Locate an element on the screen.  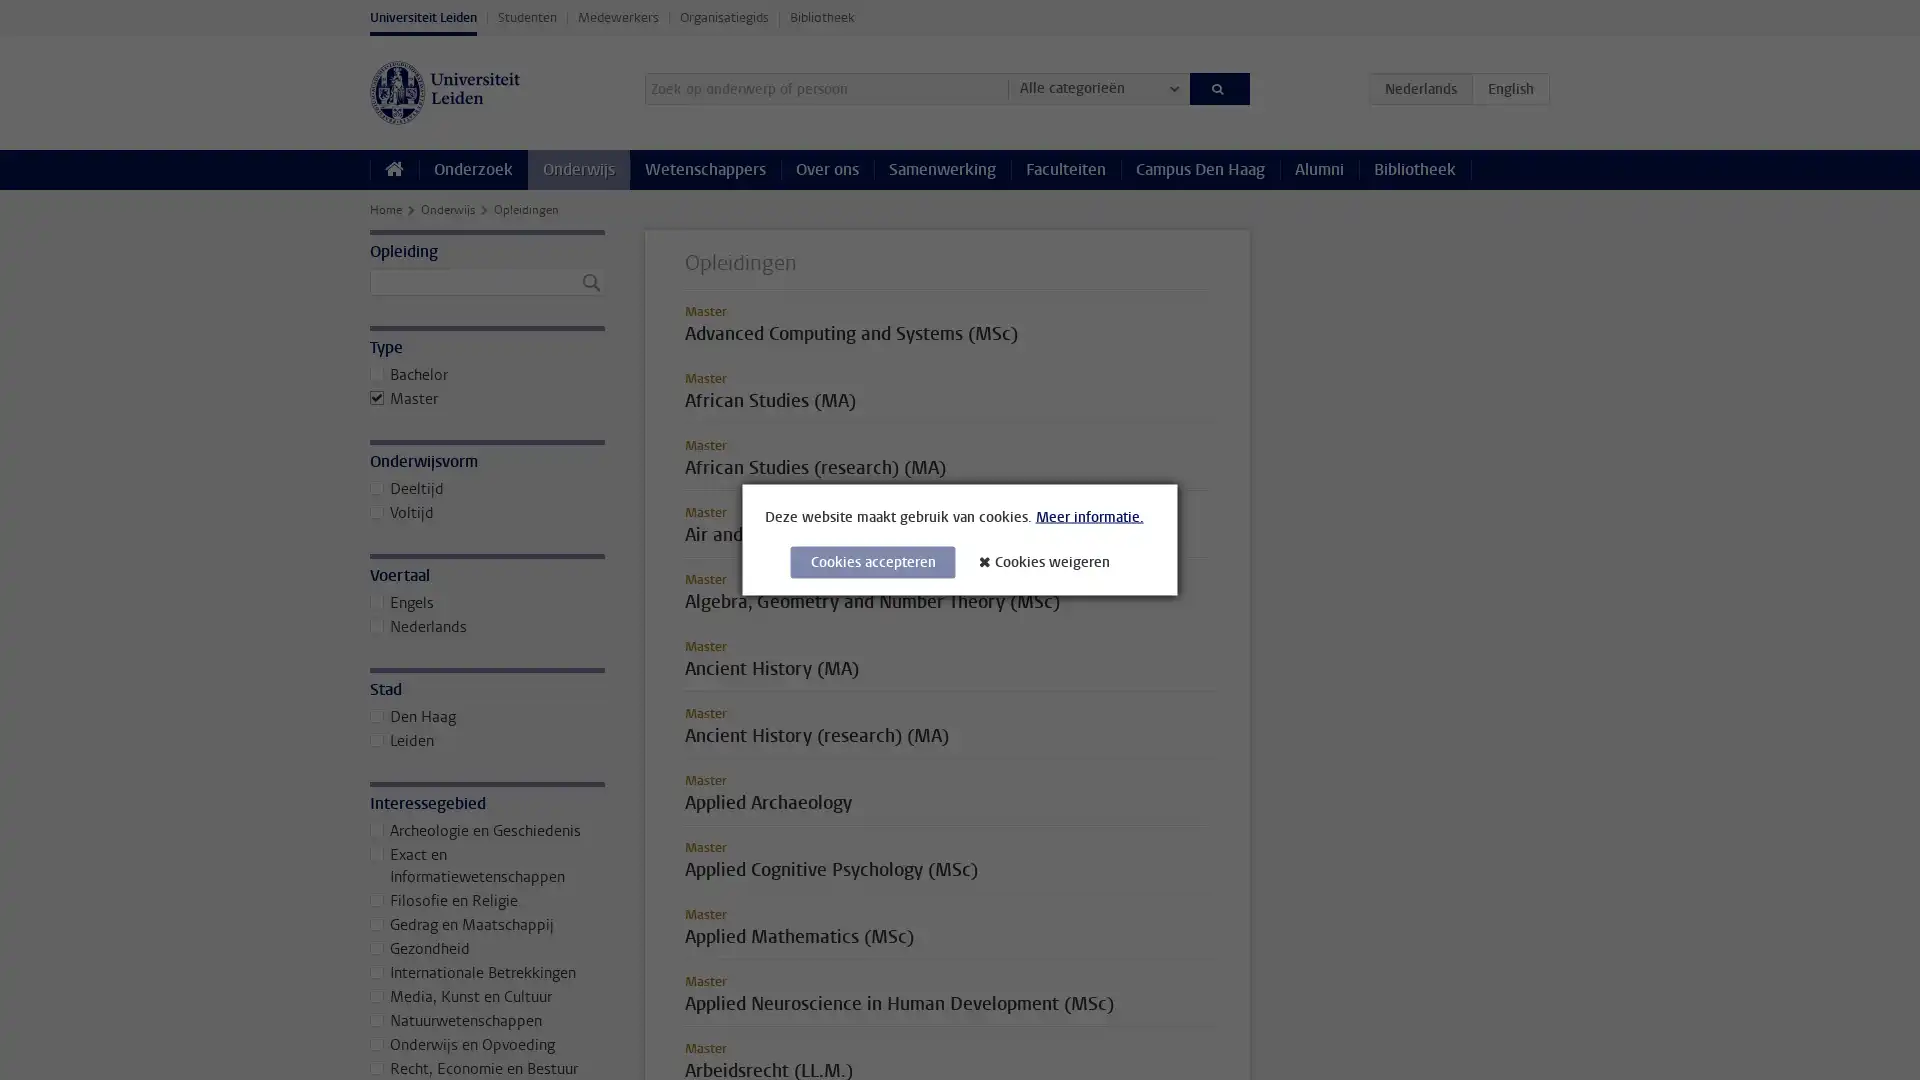
Zoeken is located at coordinates (1218, 87).